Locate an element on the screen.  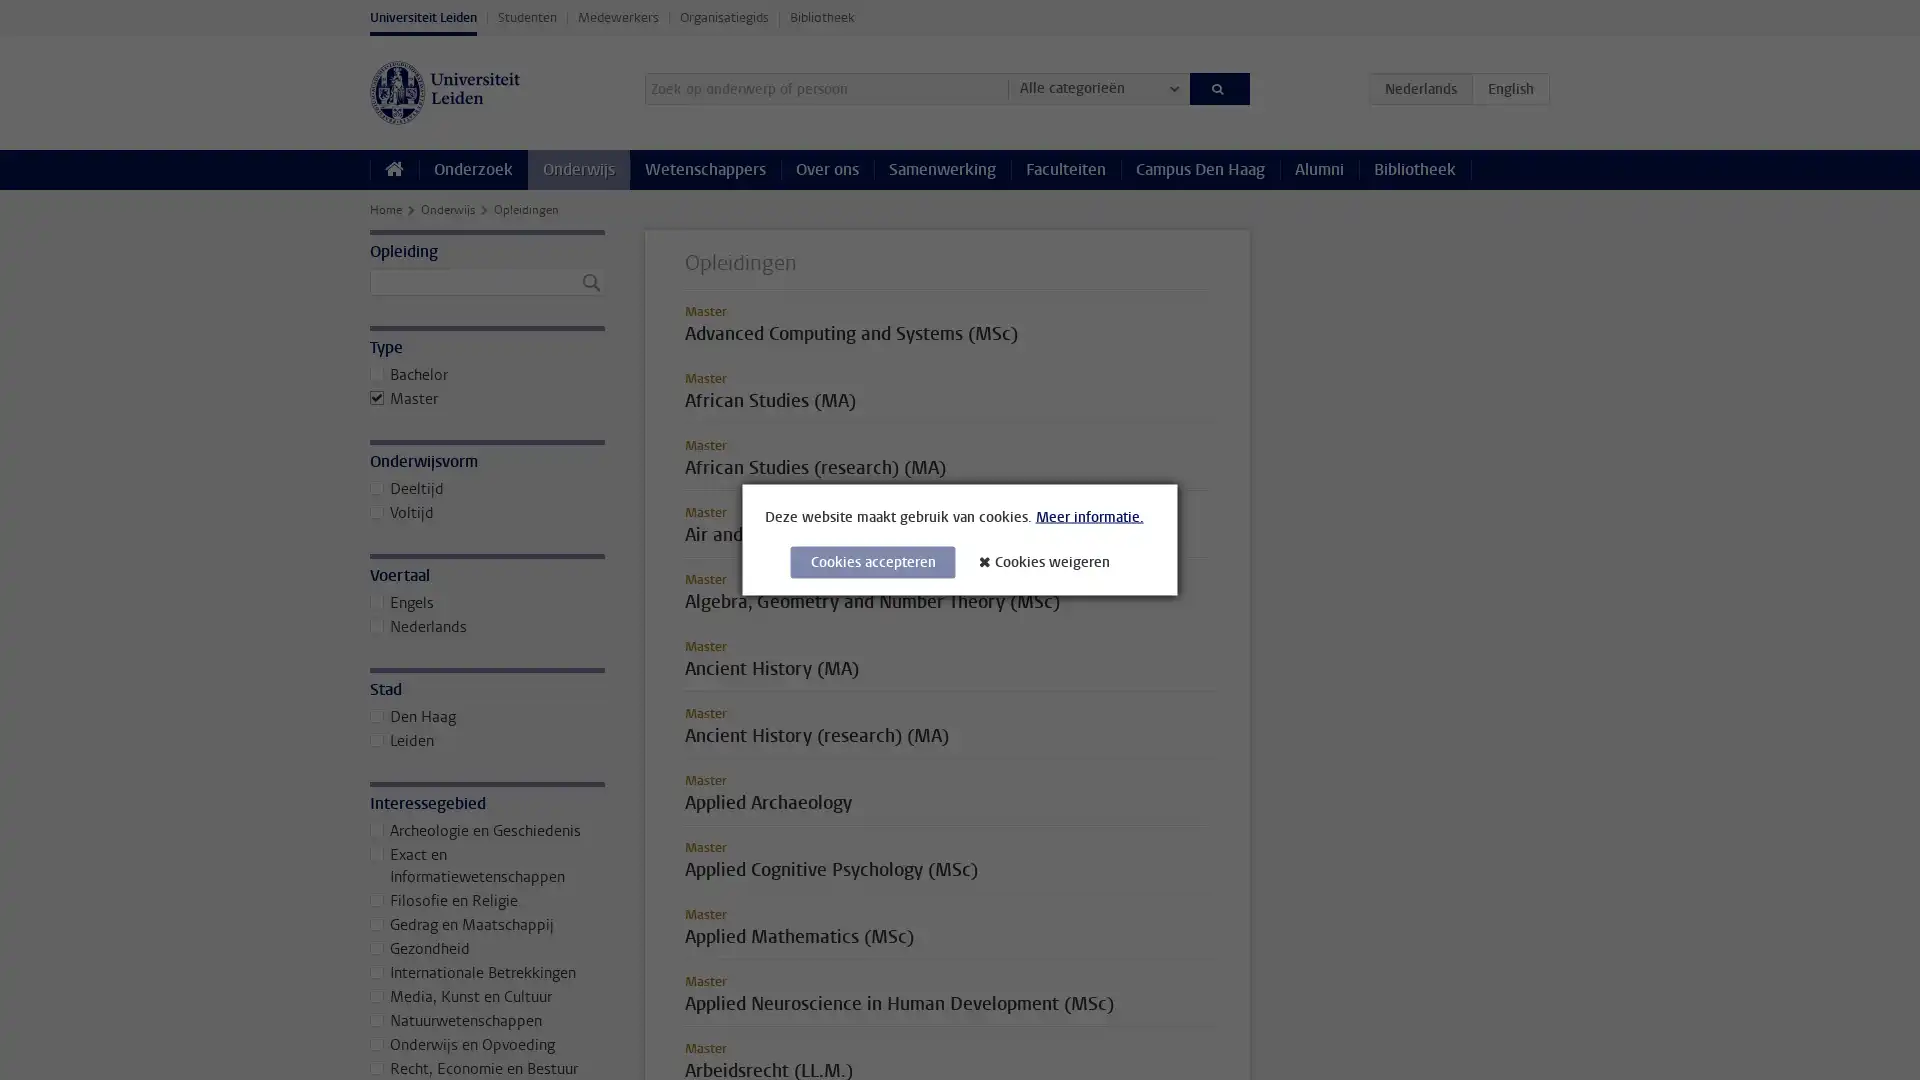
Zoeken is located at coordinates (1218, 87).